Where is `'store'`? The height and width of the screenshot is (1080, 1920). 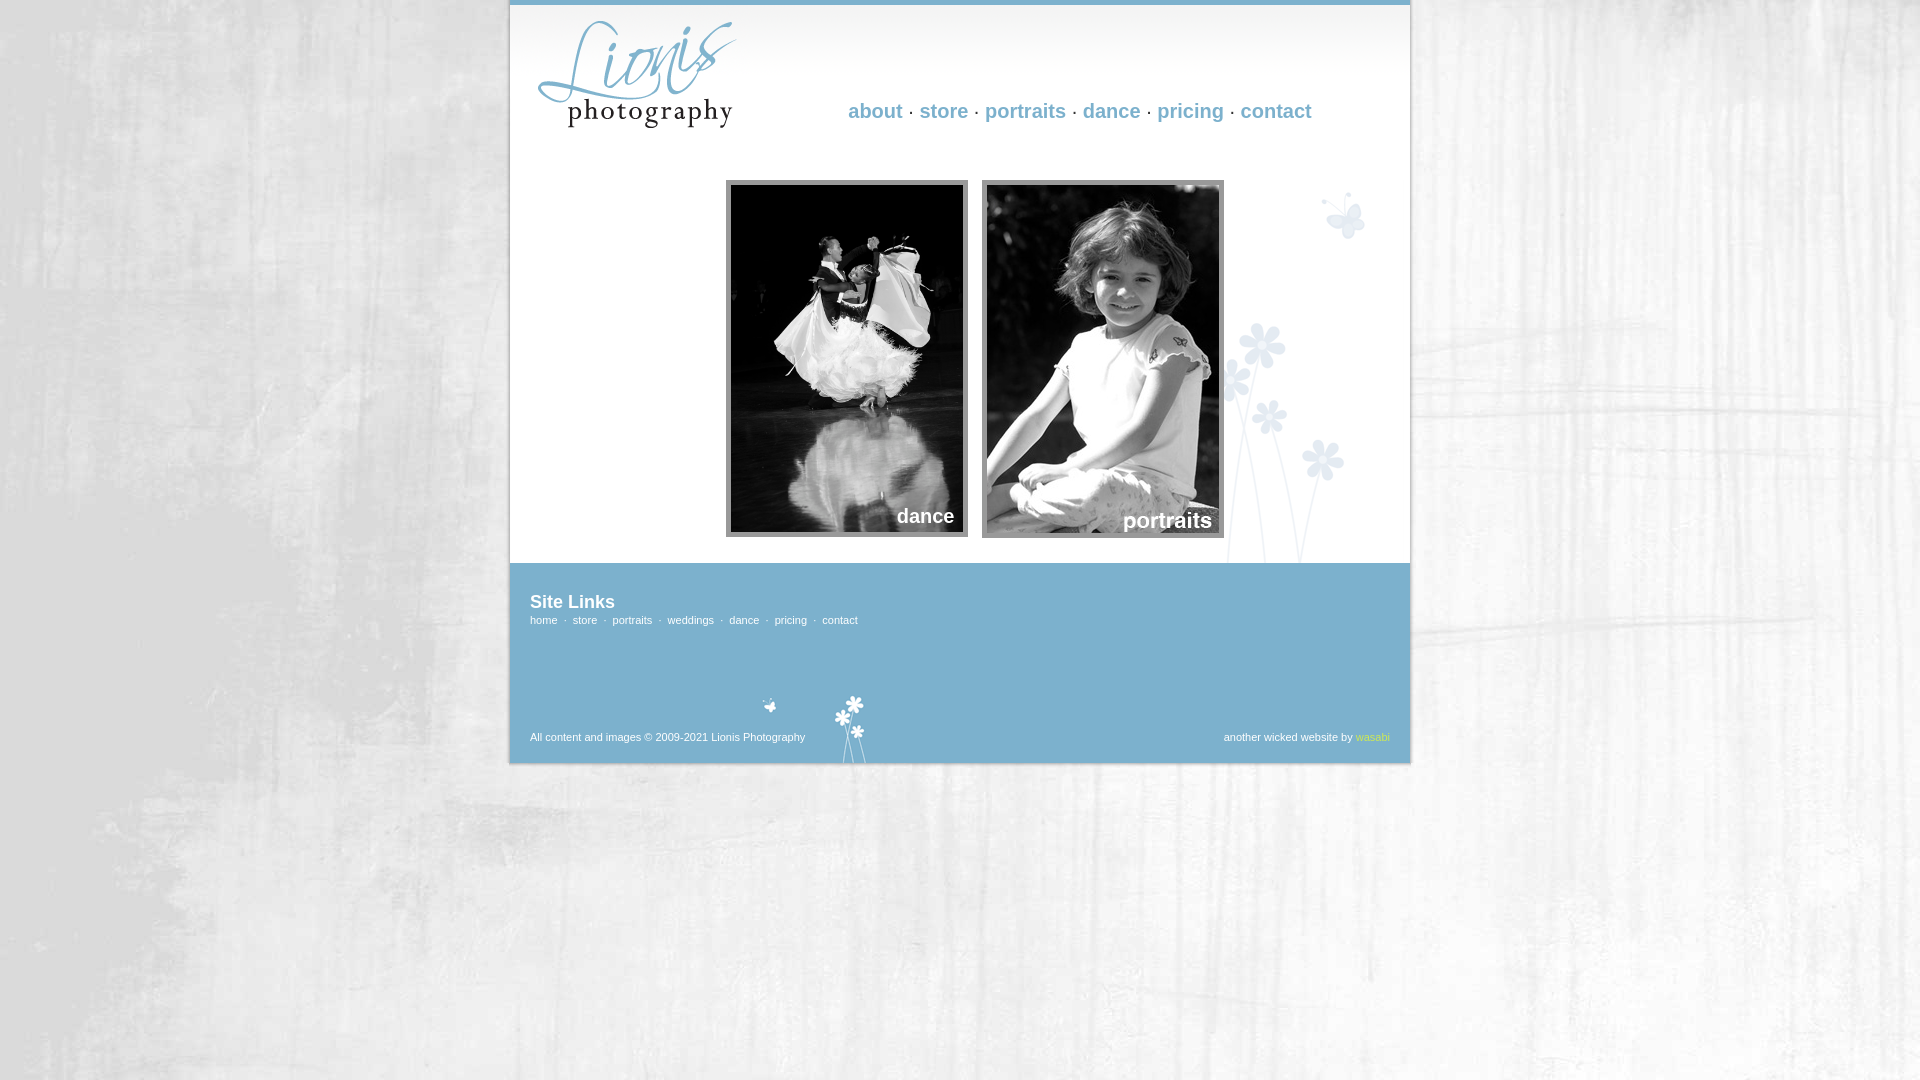 'store' is located at coordinates (571, 619).